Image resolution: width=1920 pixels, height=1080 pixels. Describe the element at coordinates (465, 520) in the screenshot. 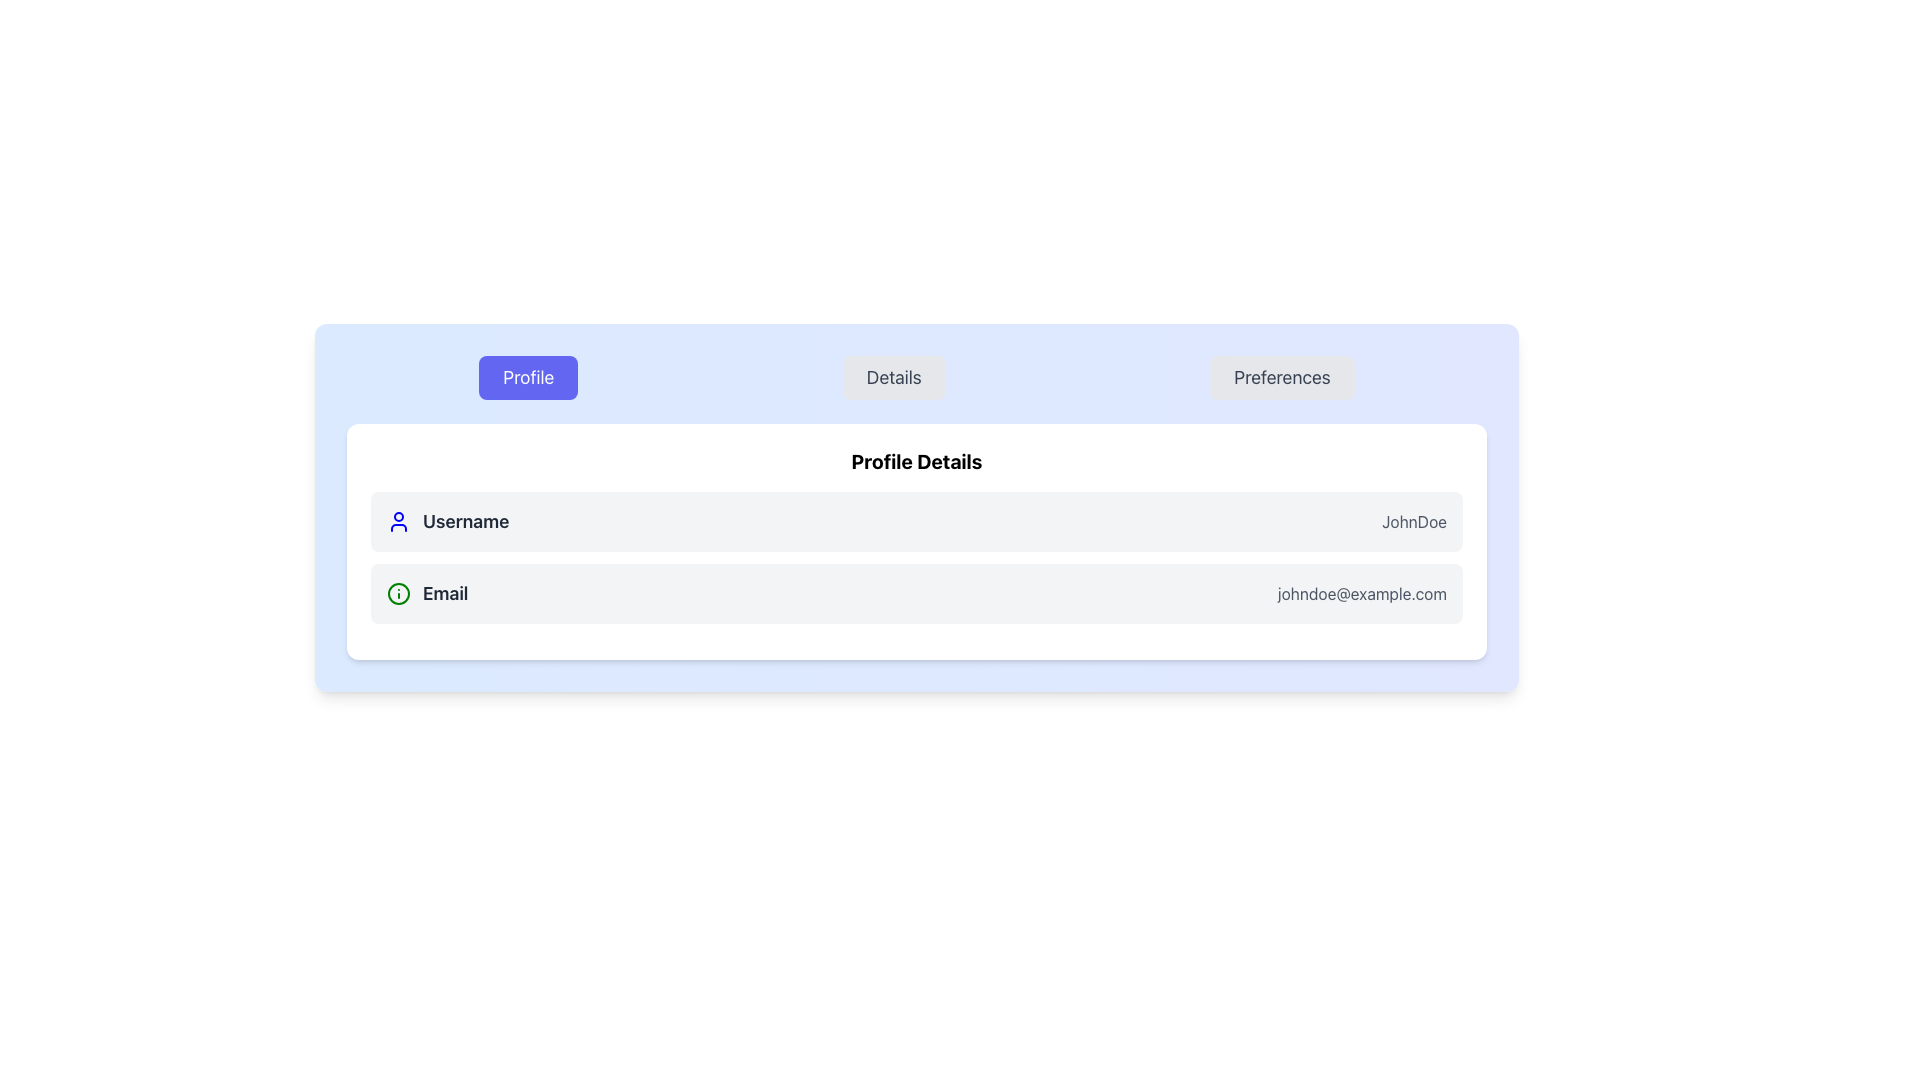

I see `the label element that serves as a heading for user information, located to the right of the blue user icon and above the 'Email' text entry field` at that location.